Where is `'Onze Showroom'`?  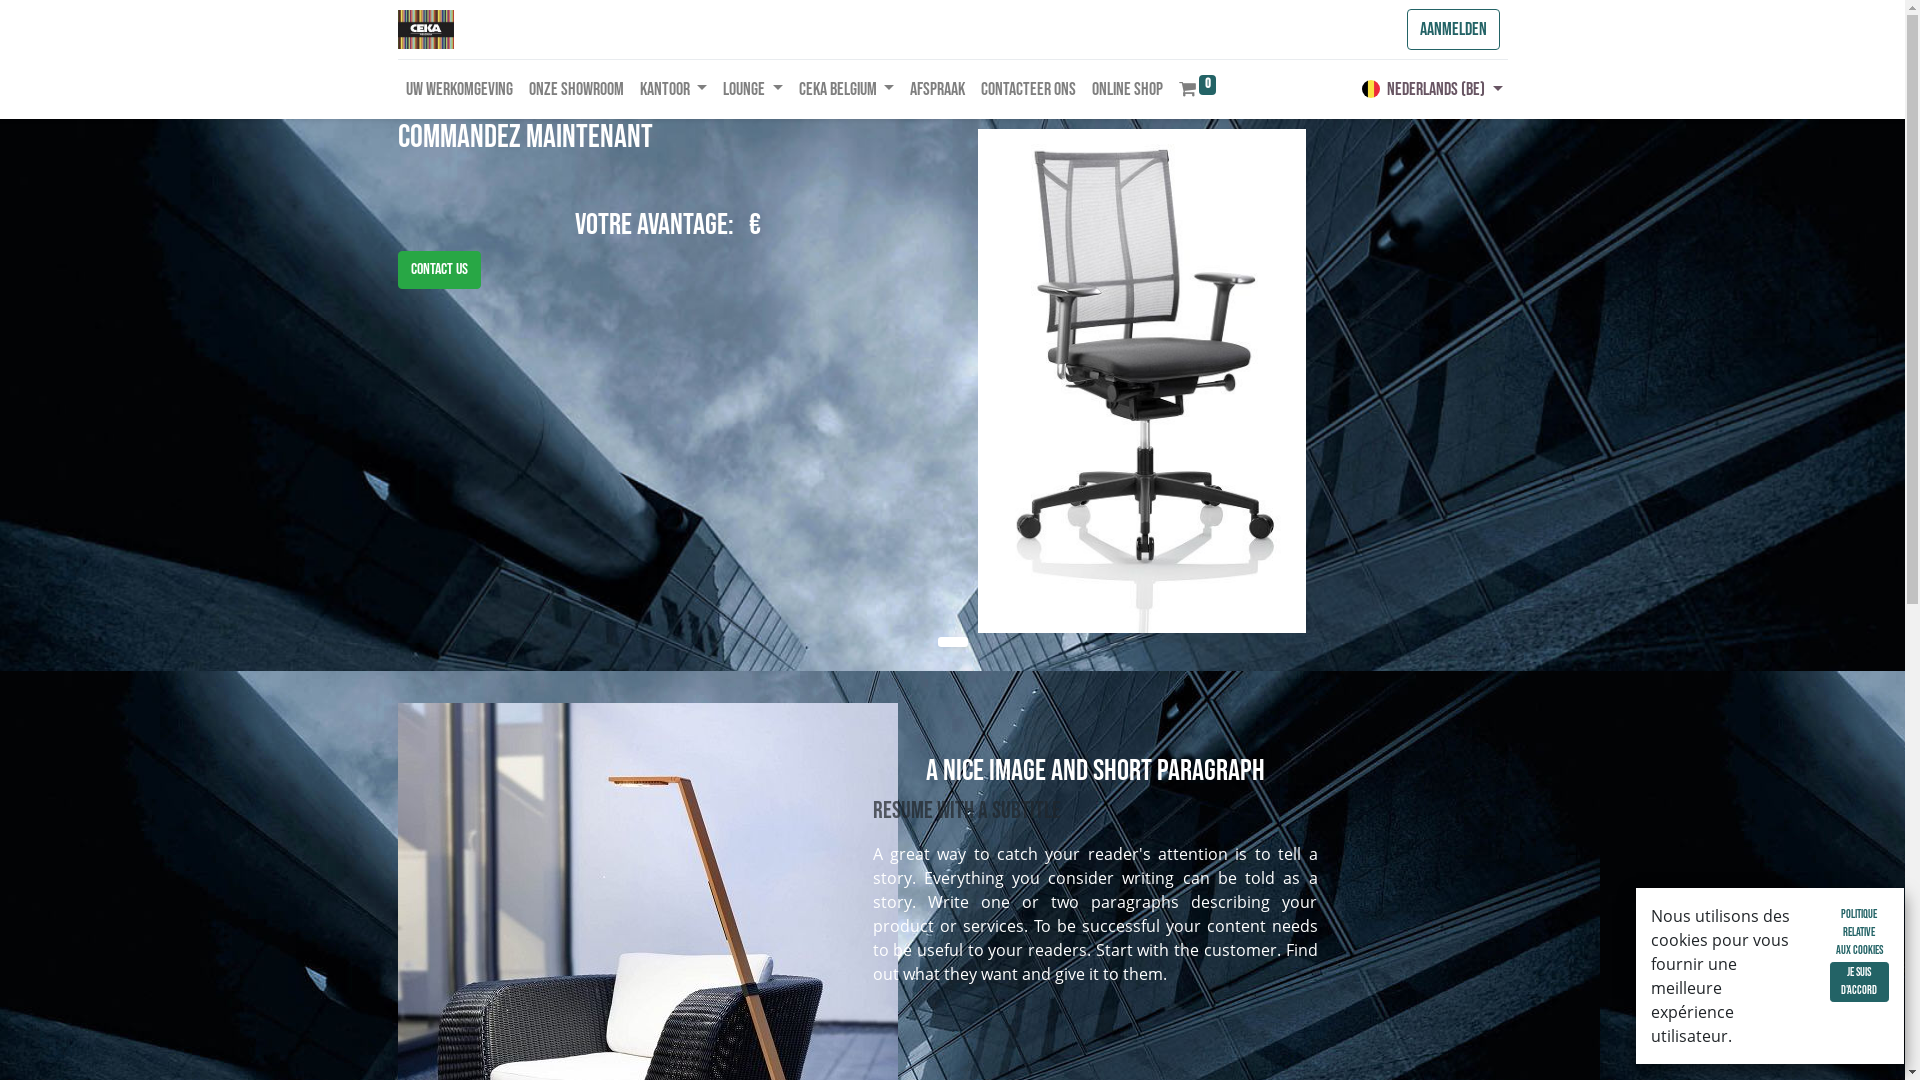 'Onze Showroom' is located at coordinates (519, 88).